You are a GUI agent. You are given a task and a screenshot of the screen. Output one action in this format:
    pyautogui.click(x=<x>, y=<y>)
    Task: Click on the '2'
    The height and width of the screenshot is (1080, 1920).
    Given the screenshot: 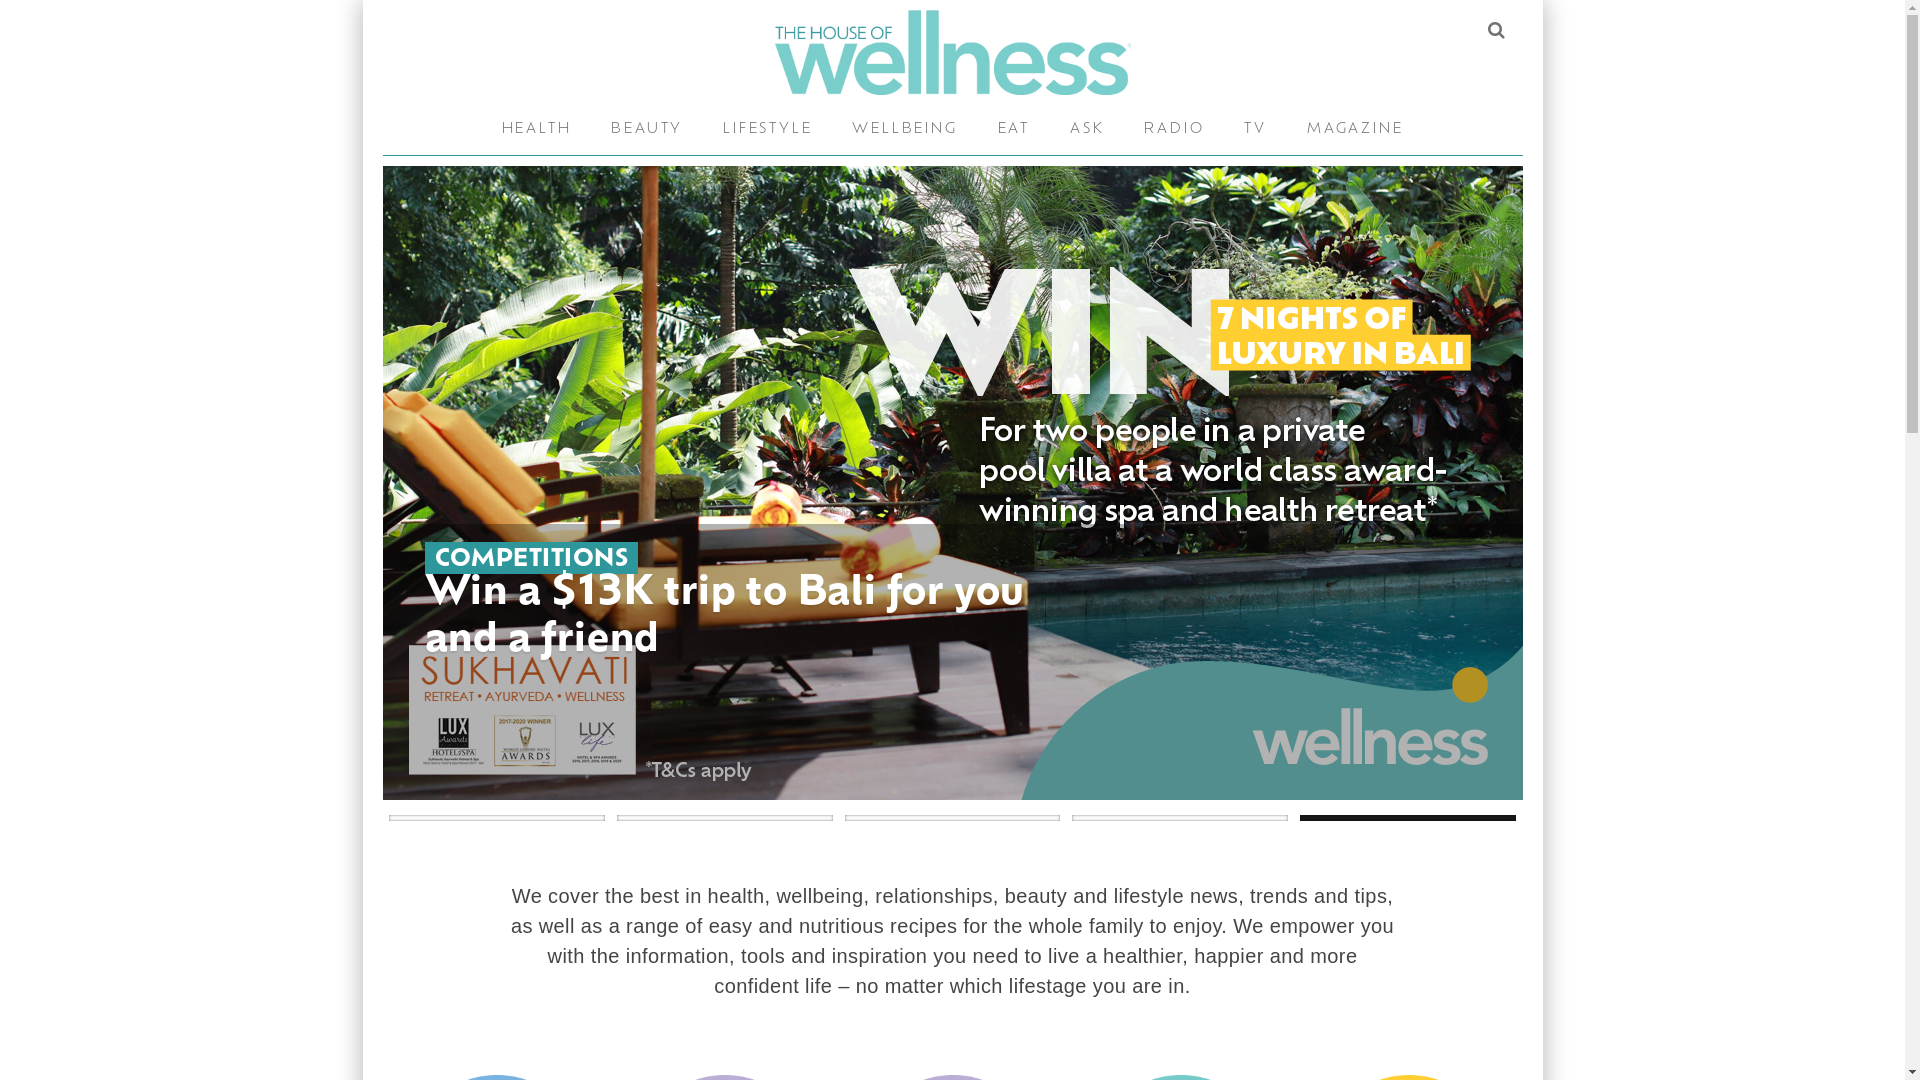 What is the action you would take?
    pyautogui.click(x=723, y=817)
    